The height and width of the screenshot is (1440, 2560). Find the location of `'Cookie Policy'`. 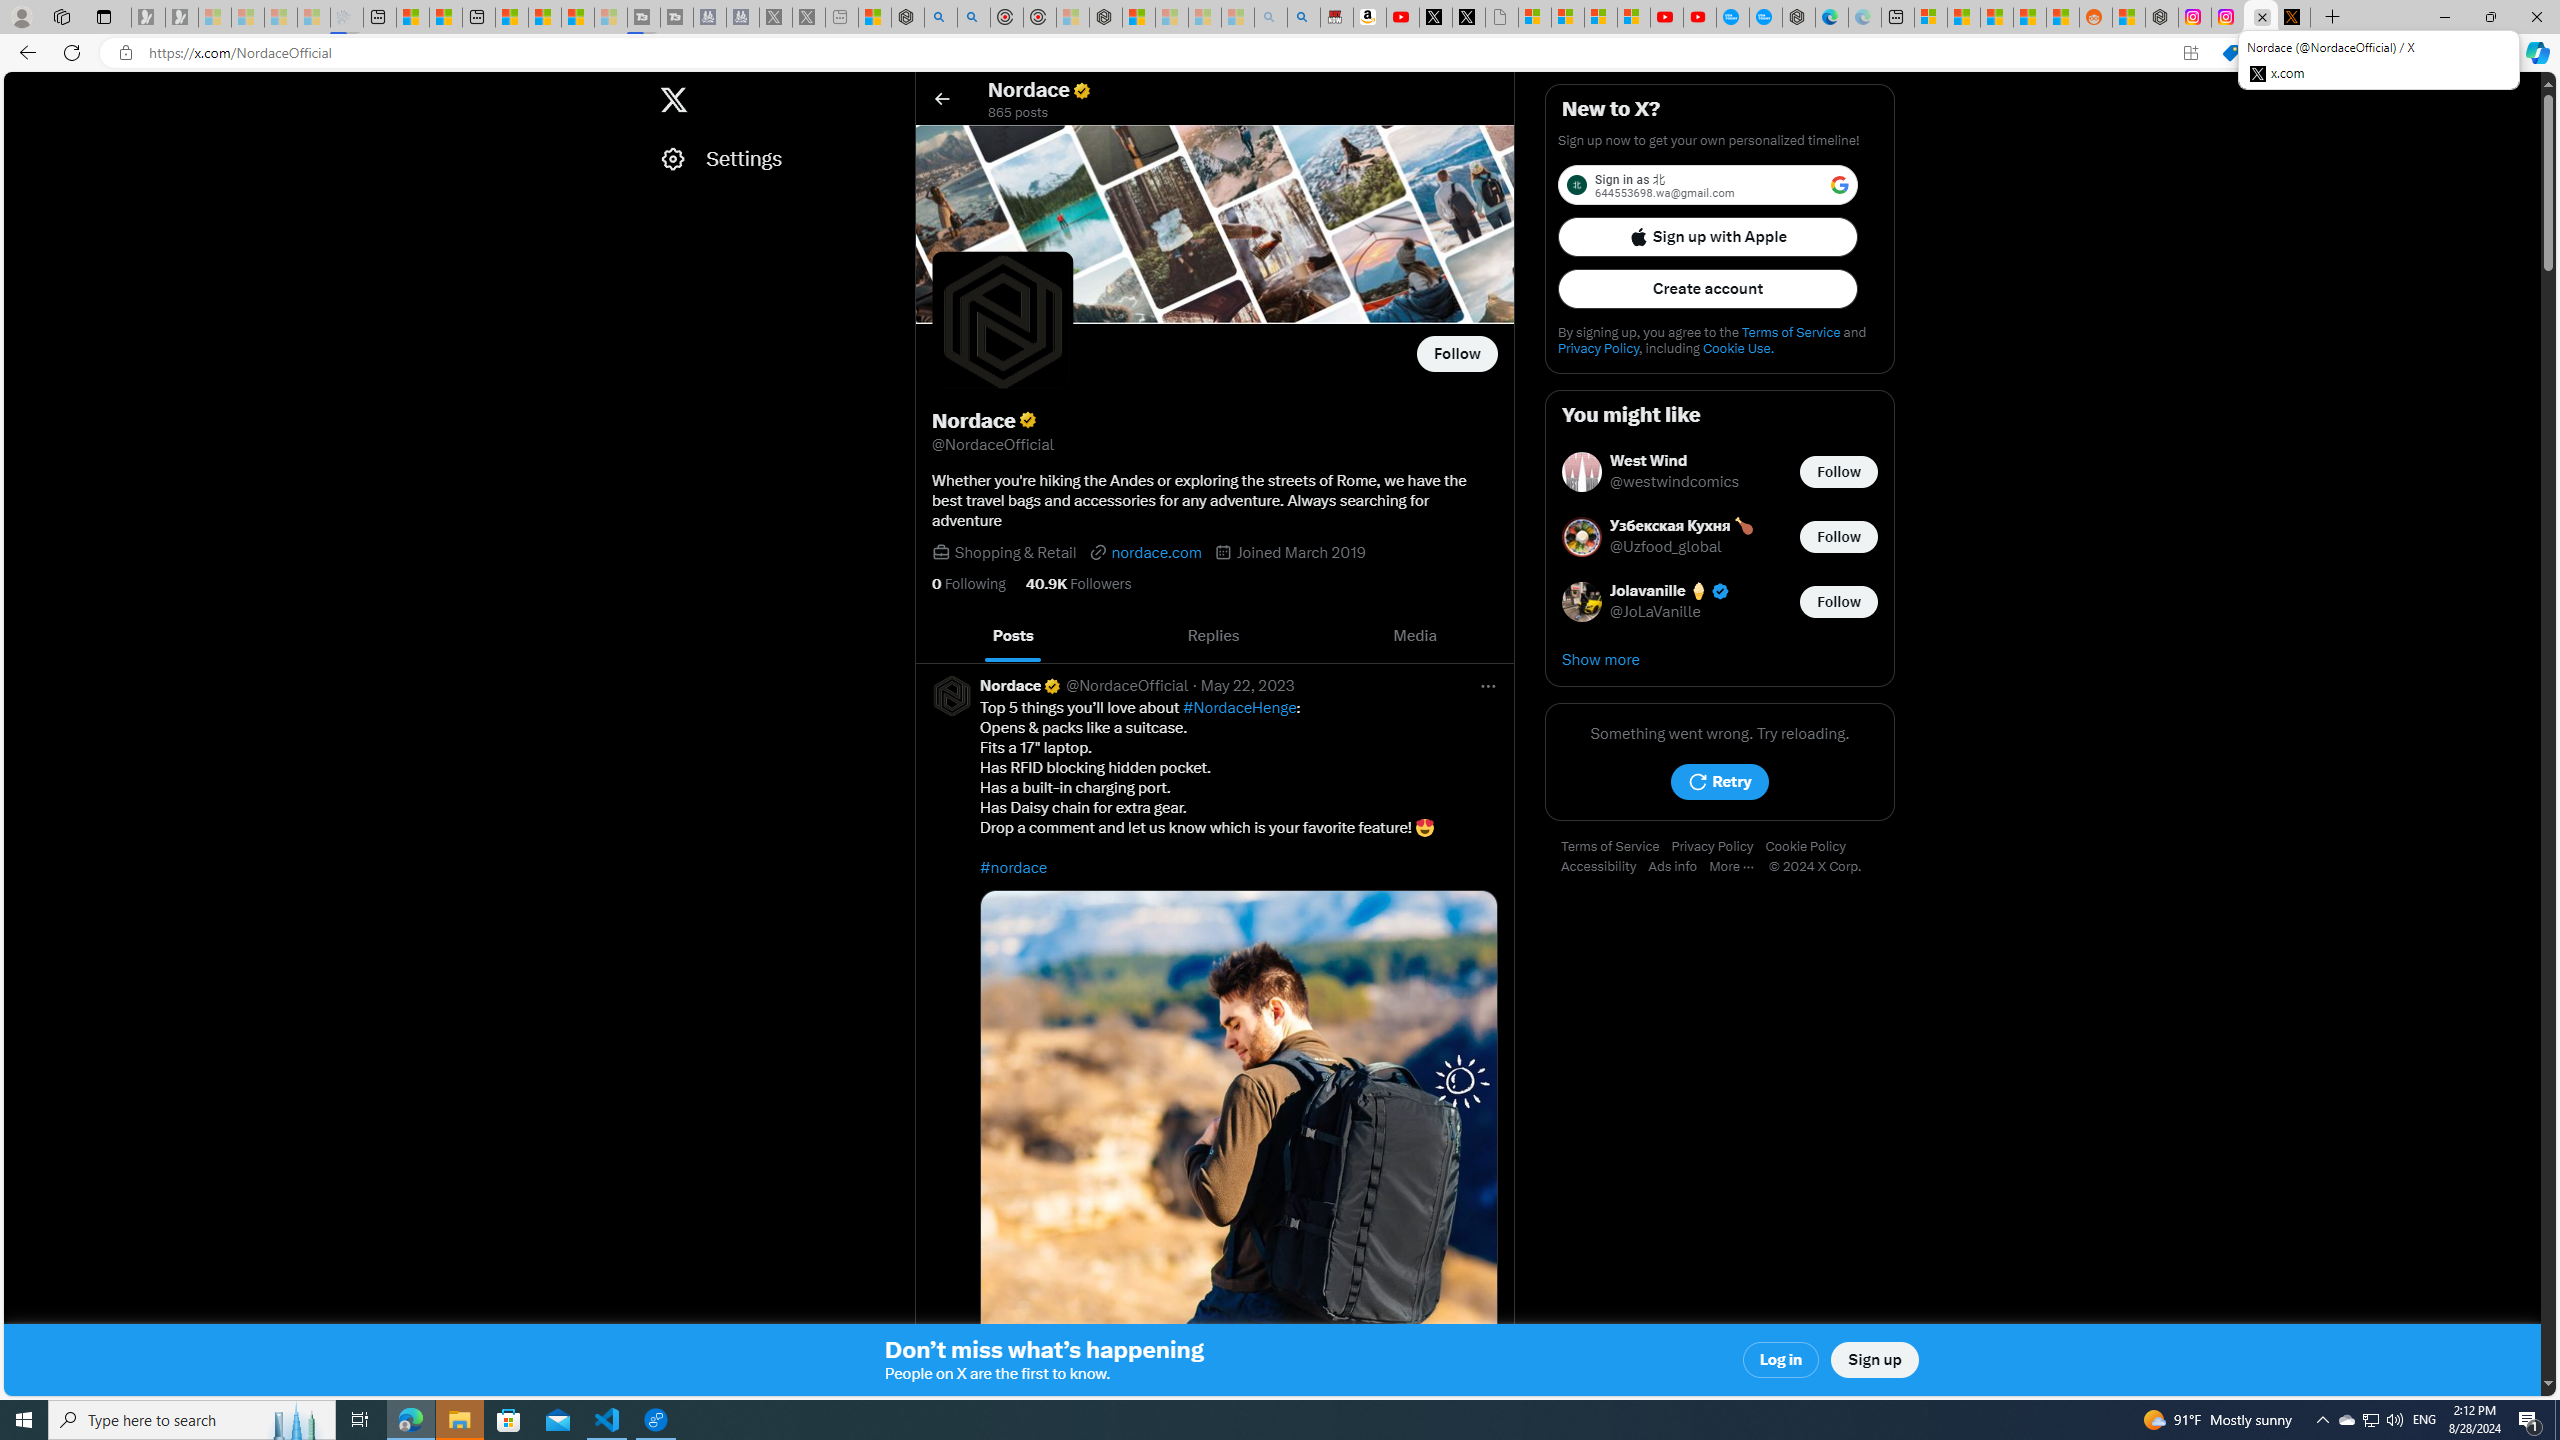

'Cookie Policy' is located at coordinates (1810, 846).